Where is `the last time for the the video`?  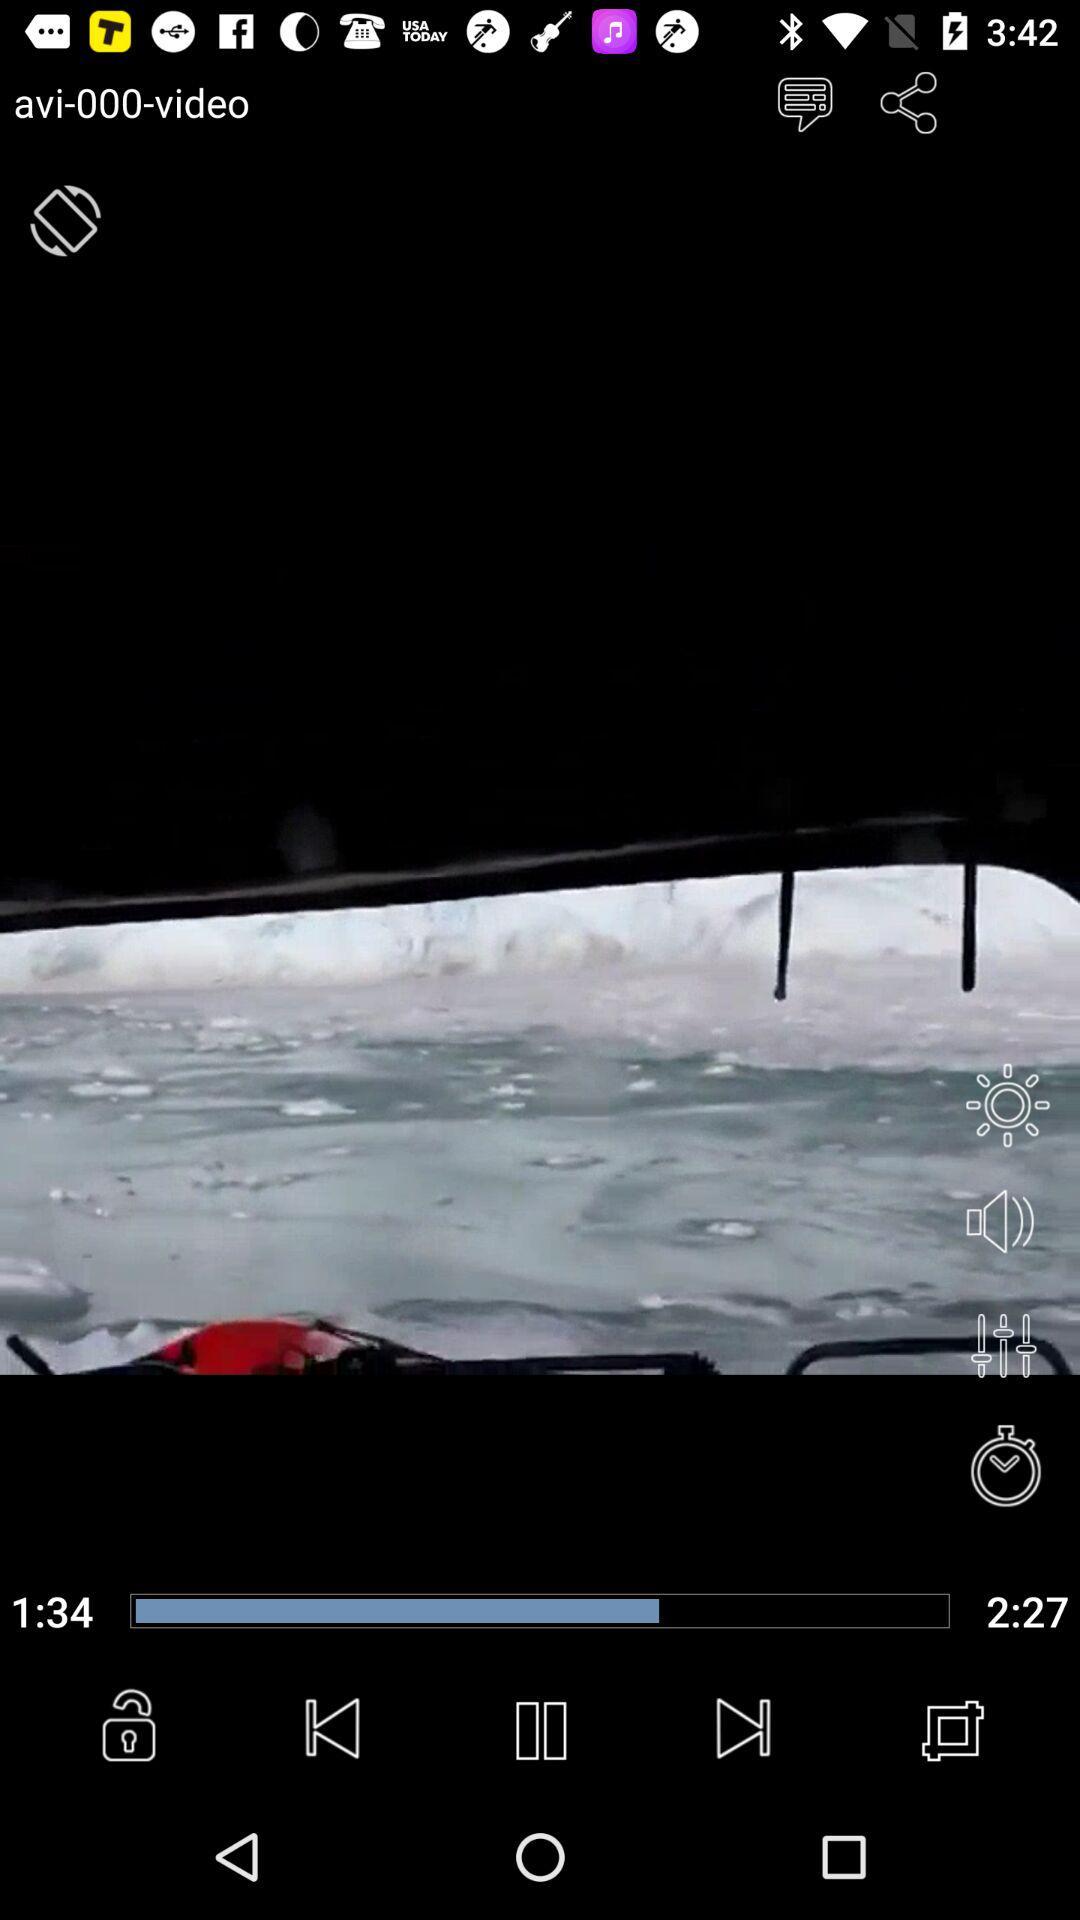 the last time for the the video is located at coordinates (1028, 1611).